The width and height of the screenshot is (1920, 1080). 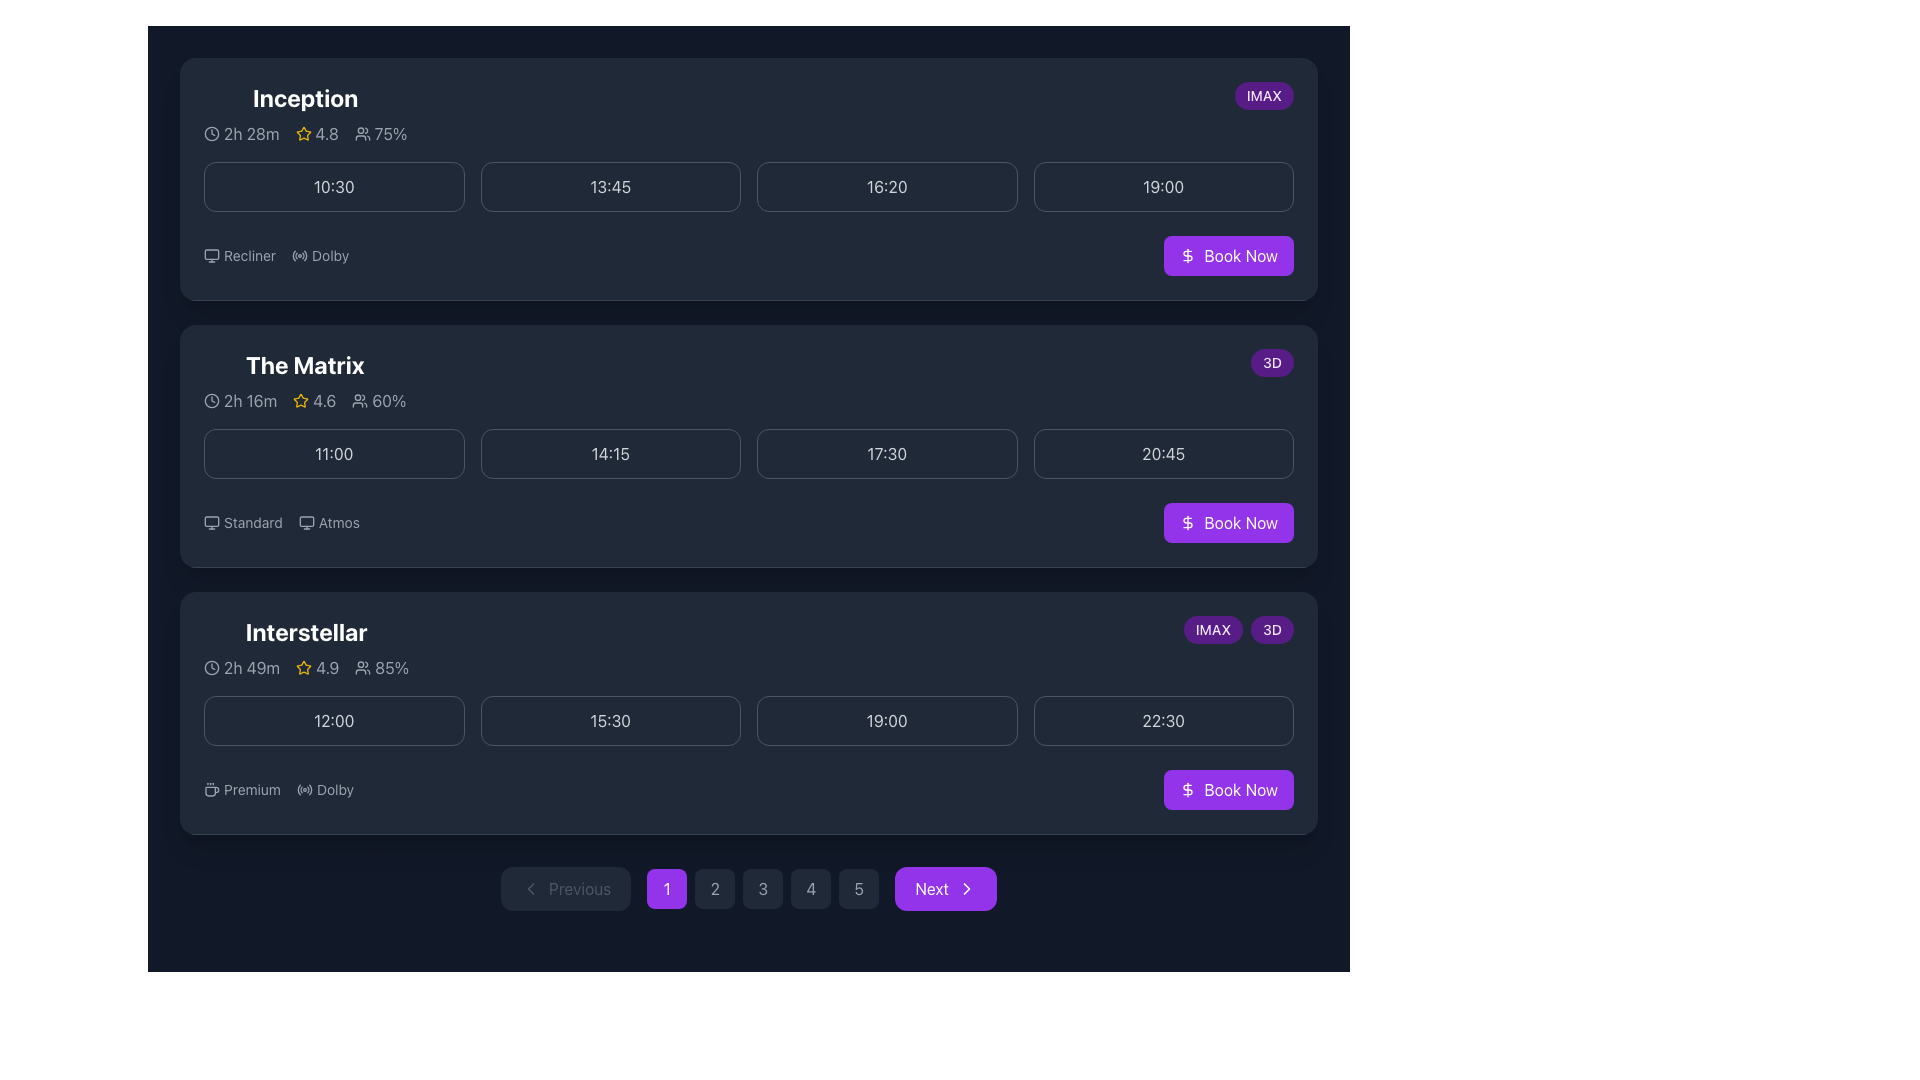 What do you see at coordinates (609, 454) in the screenshot?
I see `the Interactive button displaying '14:15' to trigger its border color change from gray to purple` at bounding box center [609, 454].